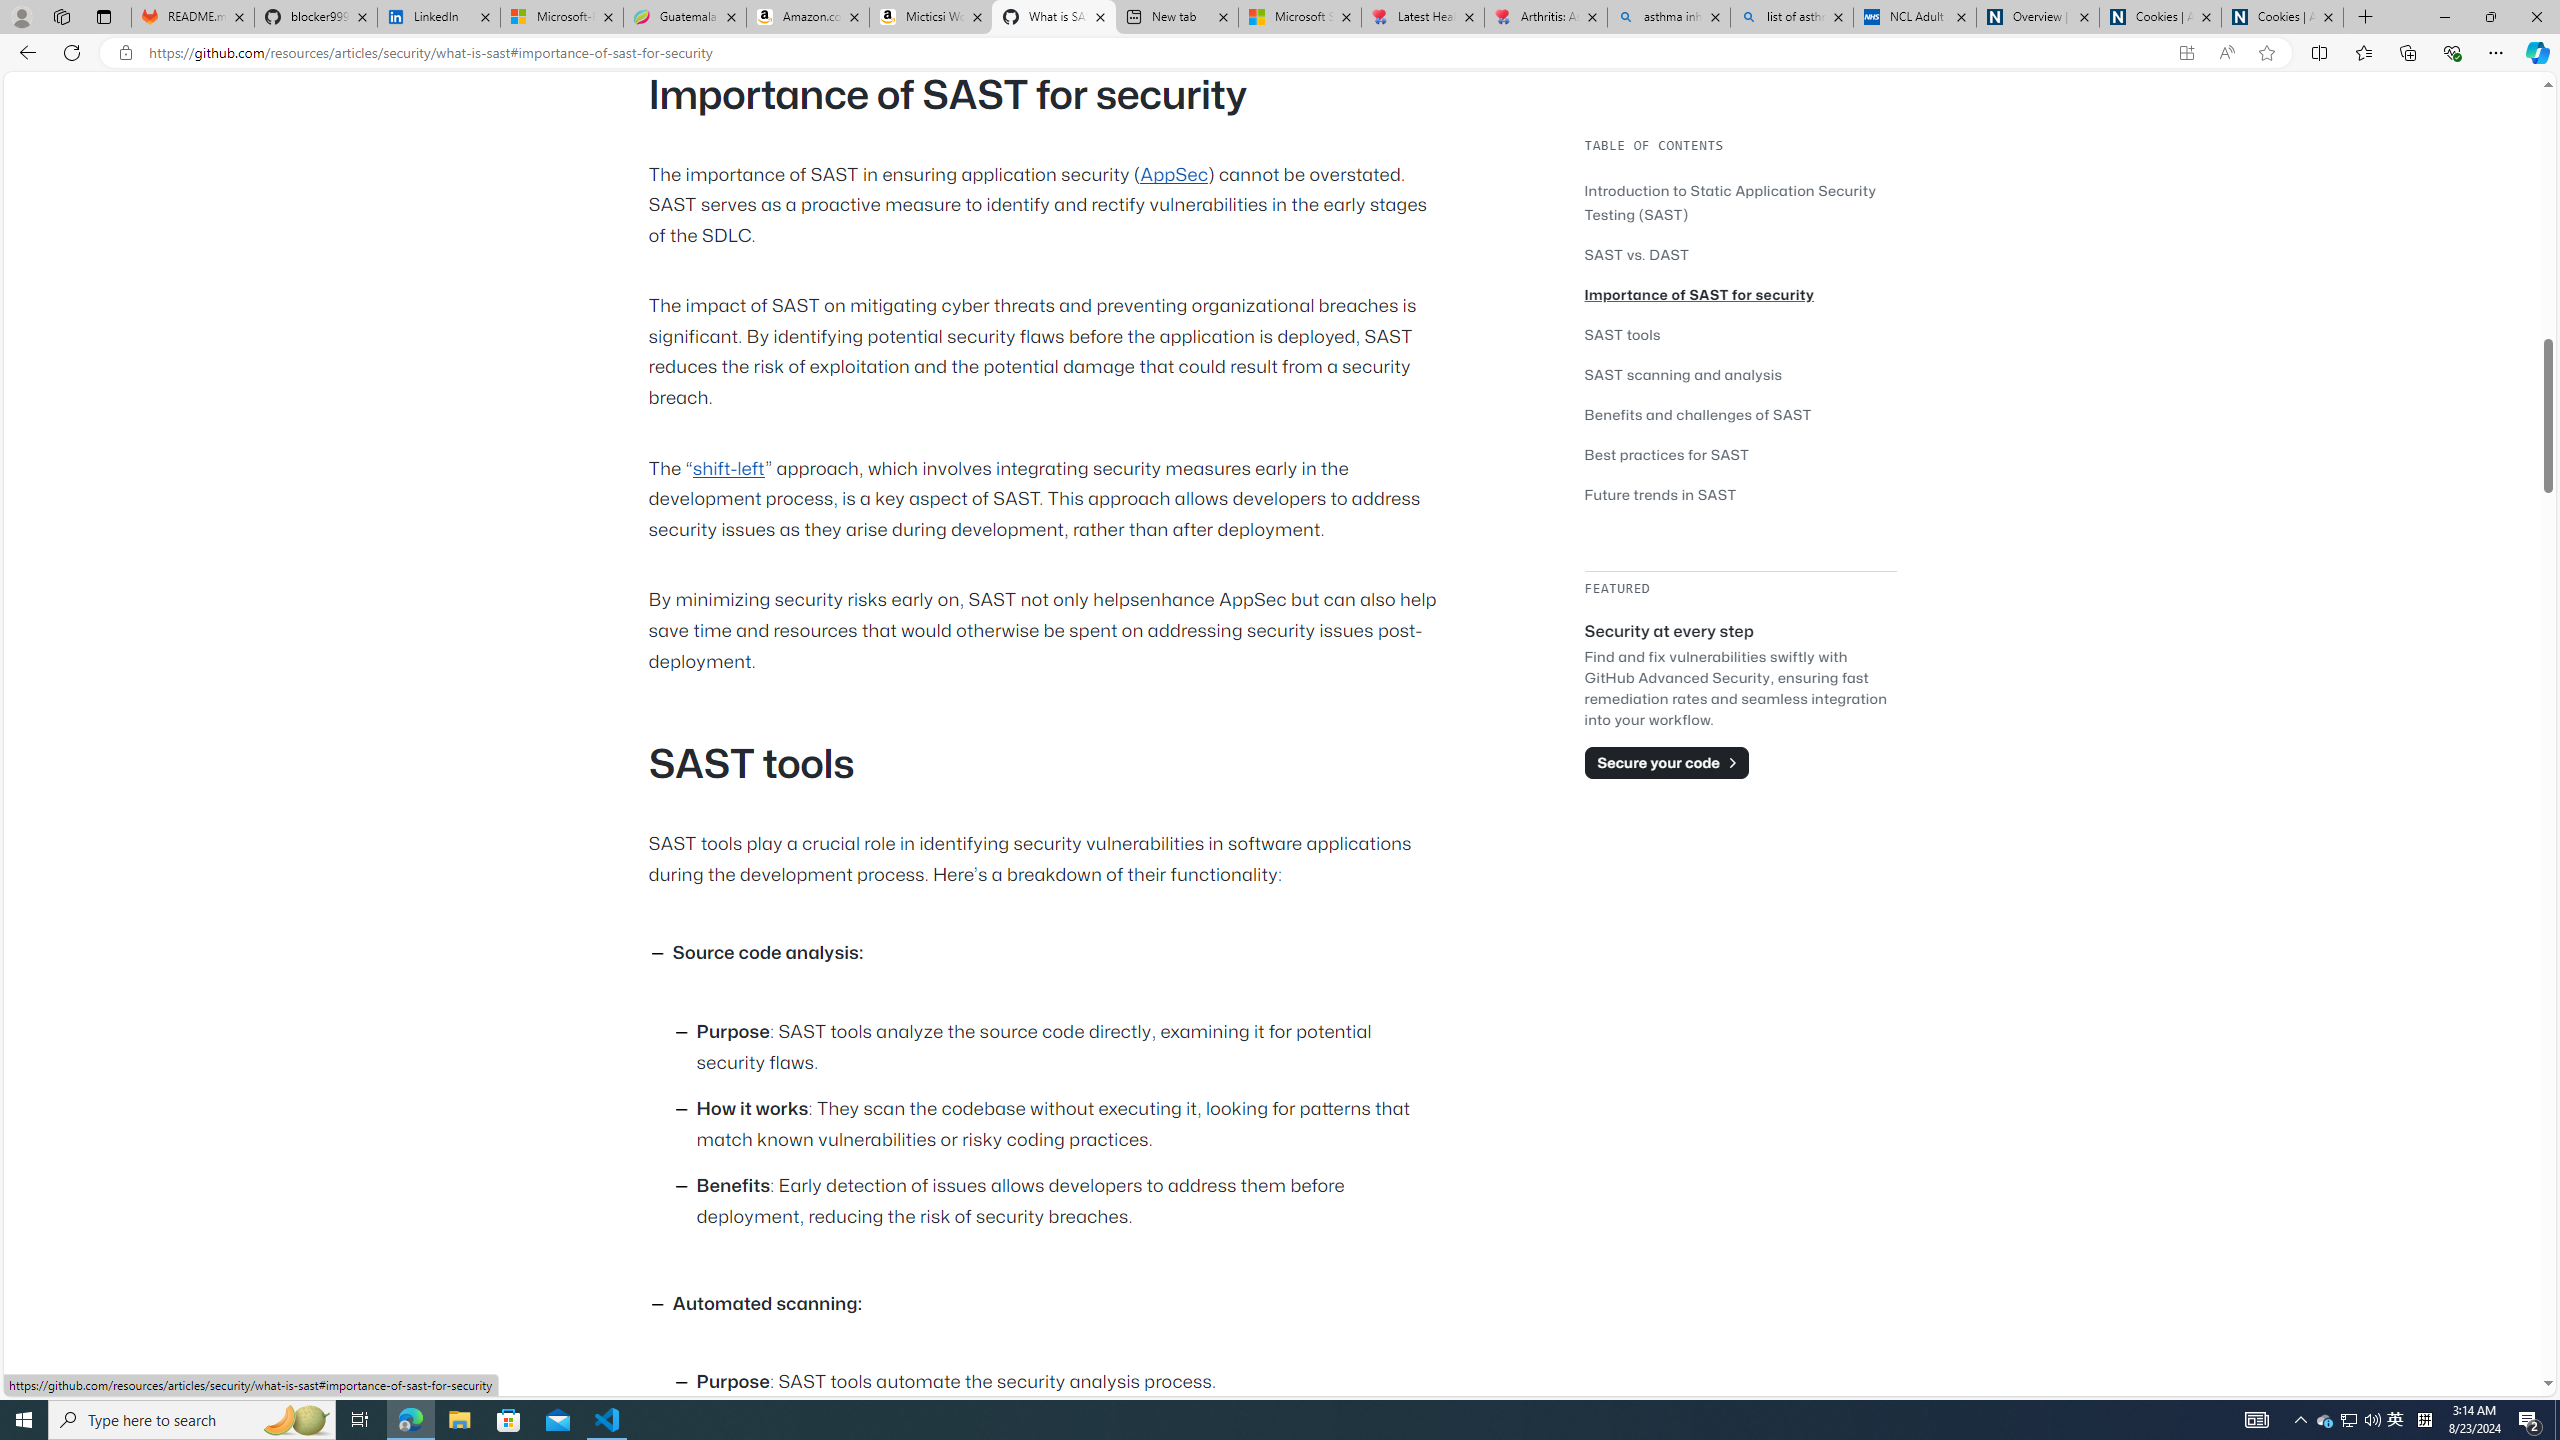 The image size is (2560, 1440). What do you see at coordinates (1740, 202) in the screenshot?
I see `'Introduction to Static Application Security Testing (SAST)'` at bounding box center [1740, 202].